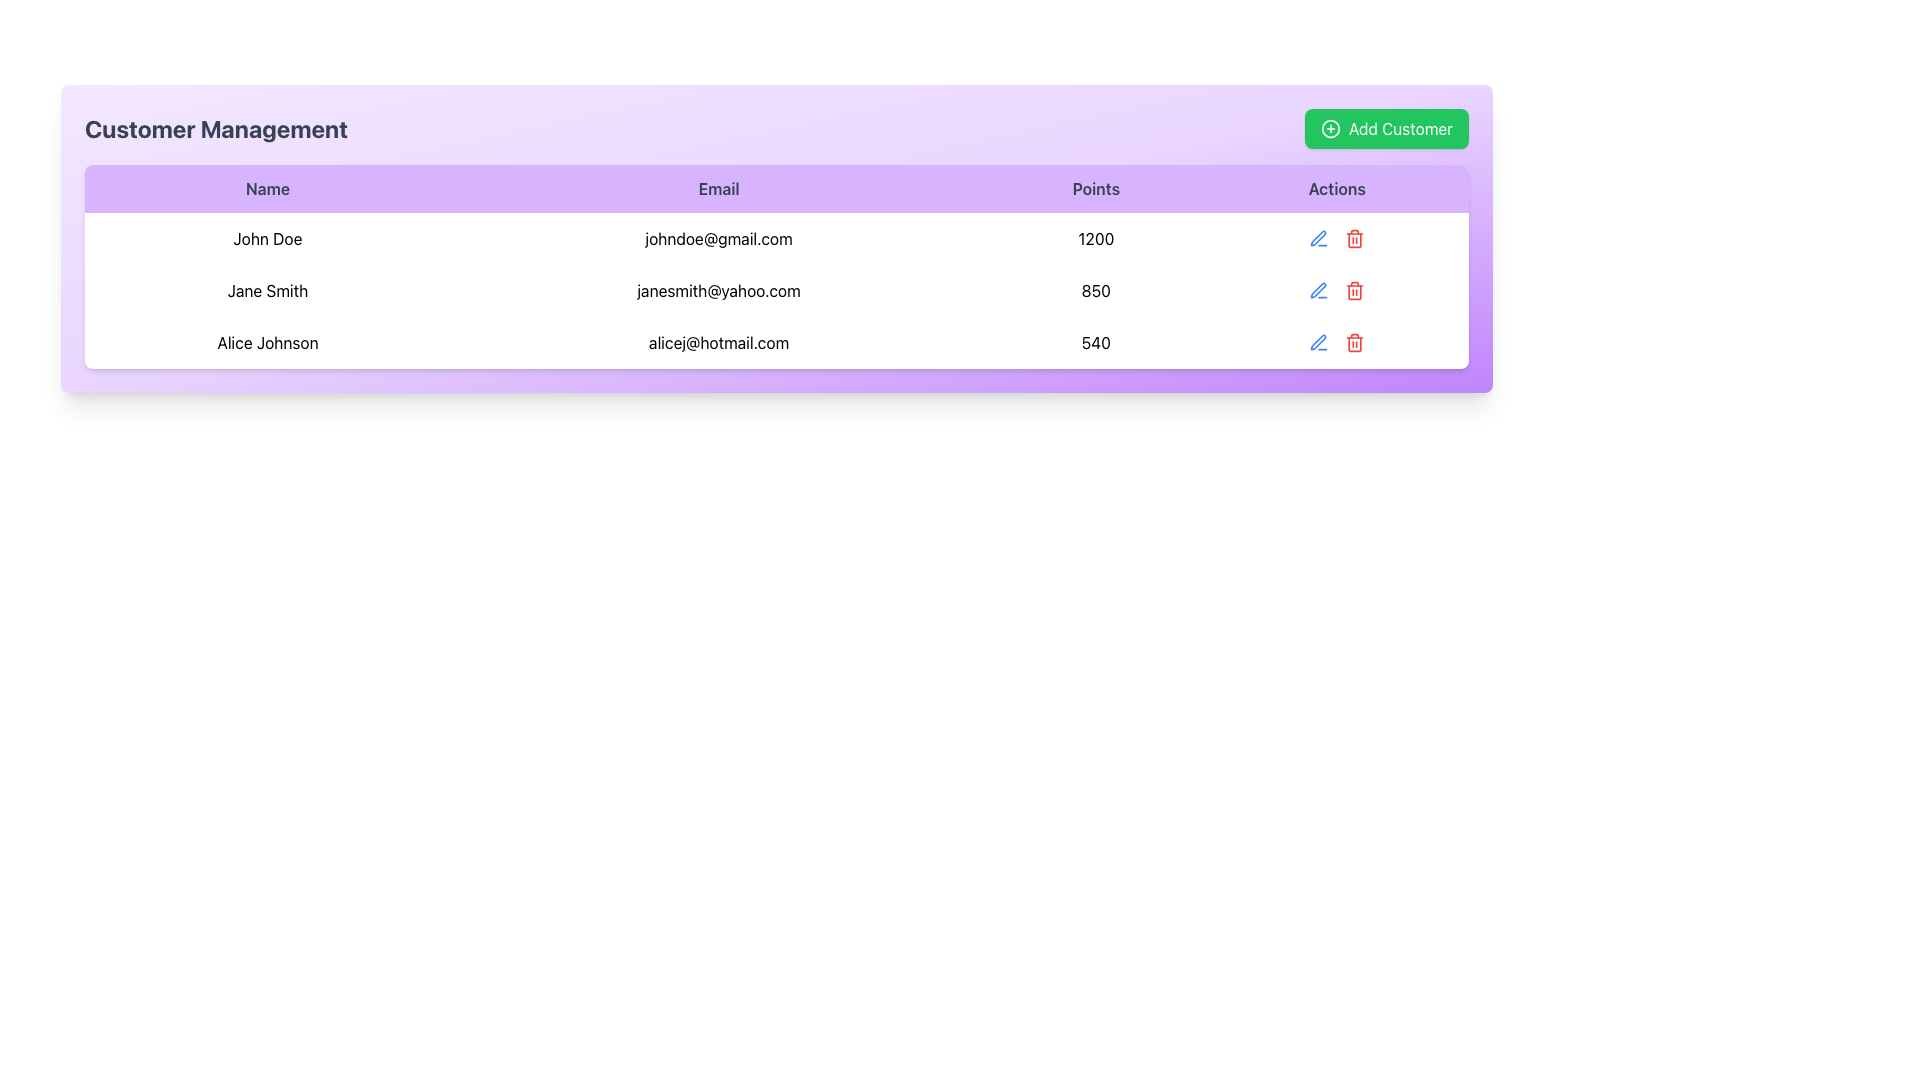  Describe the element at coordinates (1319, 238) in the screenshot. I see `the edit button in the 'Actions' column for the first row representing 'John Doe'` at that location.